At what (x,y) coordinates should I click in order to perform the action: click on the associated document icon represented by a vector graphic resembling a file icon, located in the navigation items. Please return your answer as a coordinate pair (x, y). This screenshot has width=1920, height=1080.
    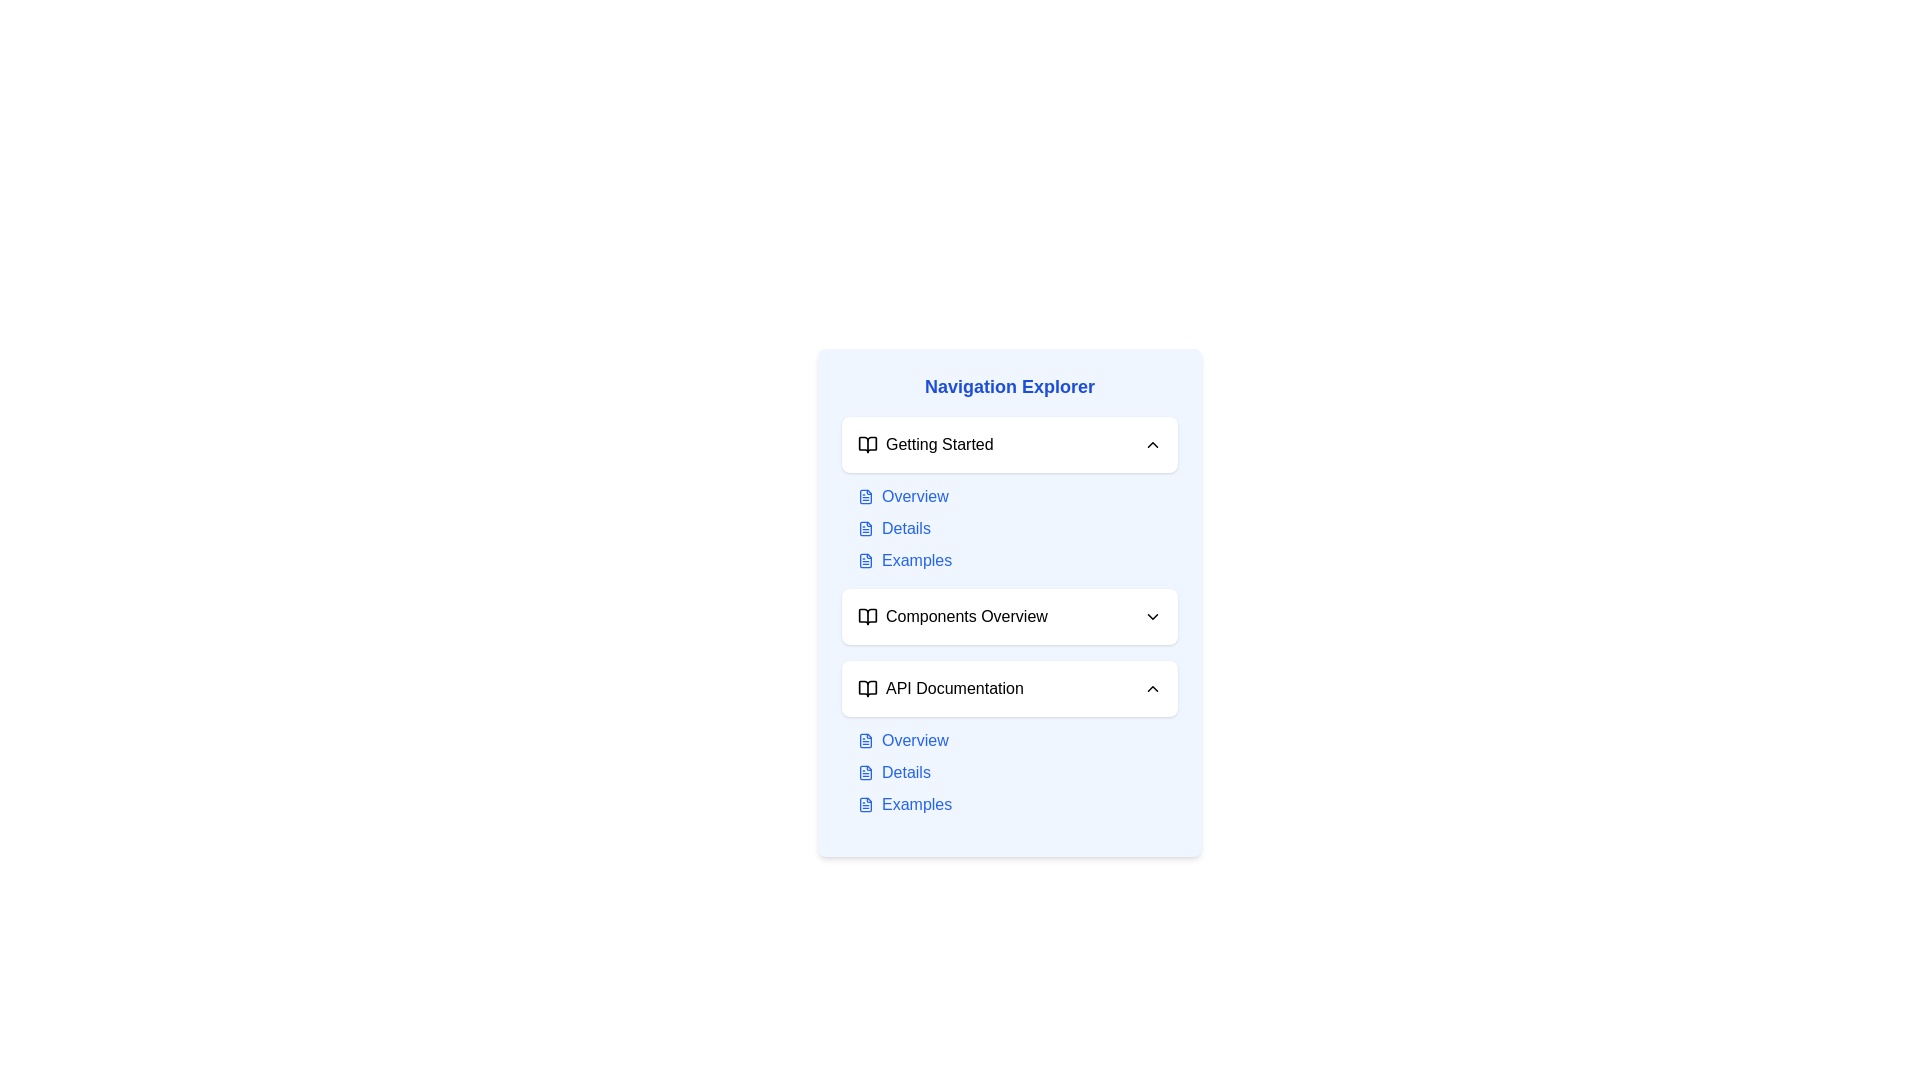
    Looking at the image, I should click on (865, 527).